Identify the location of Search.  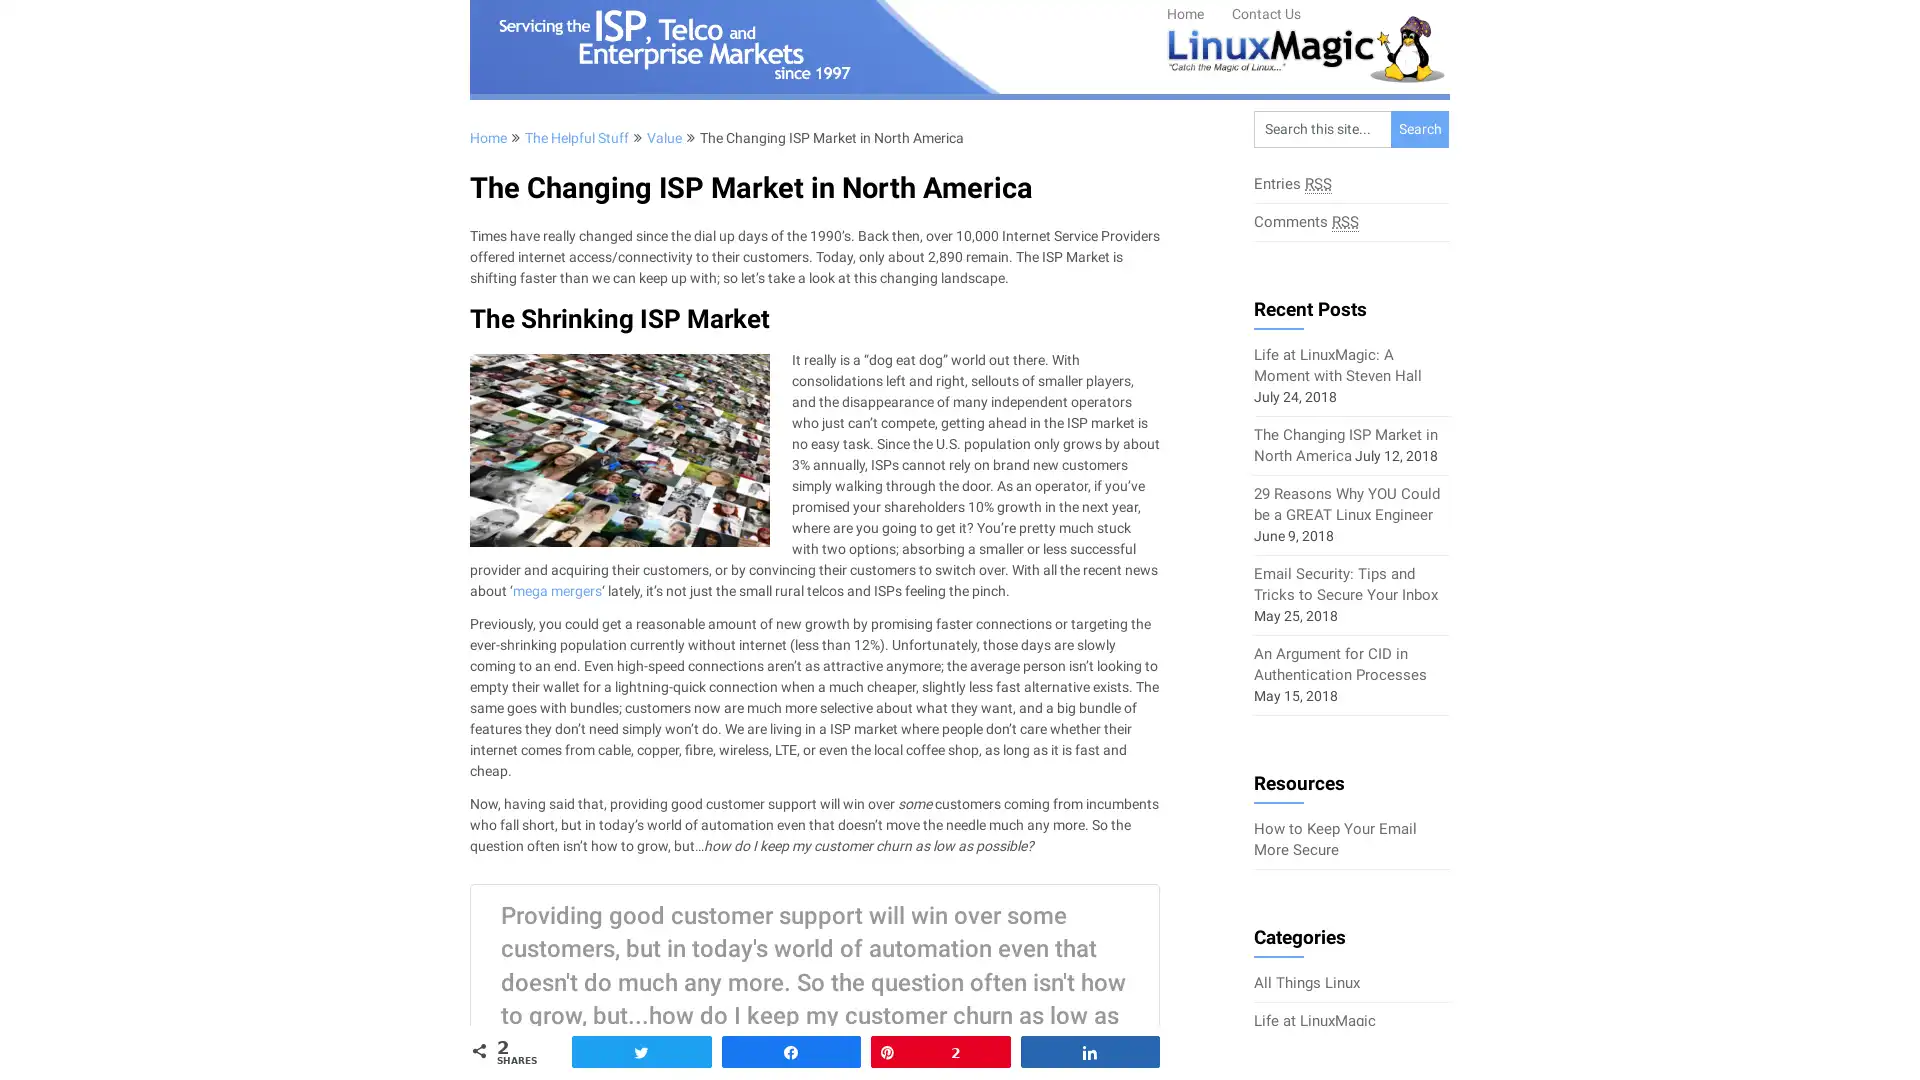
(1419, 128).